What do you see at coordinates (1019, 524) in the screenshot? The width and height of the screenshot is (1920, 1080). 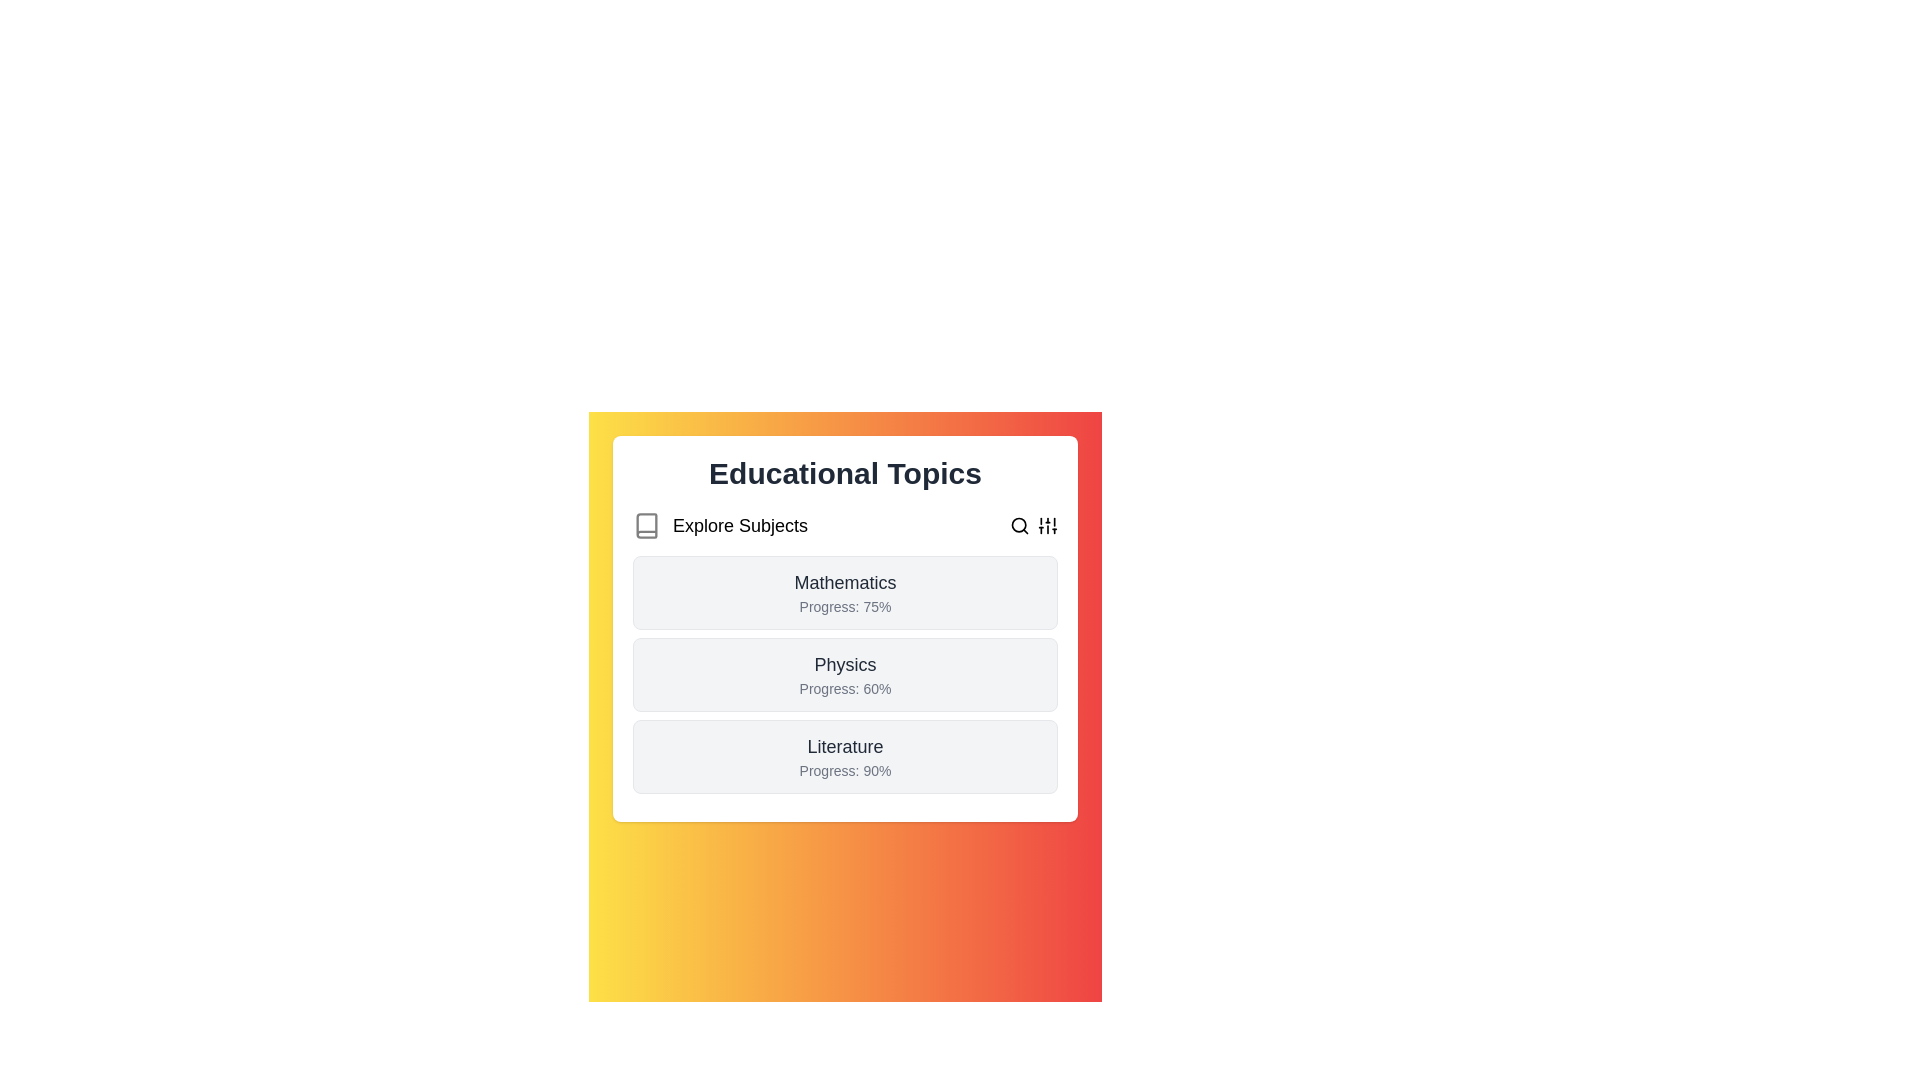 I see `the 'Search' button to initiate the search operation` at bounding box center [1019, 524].